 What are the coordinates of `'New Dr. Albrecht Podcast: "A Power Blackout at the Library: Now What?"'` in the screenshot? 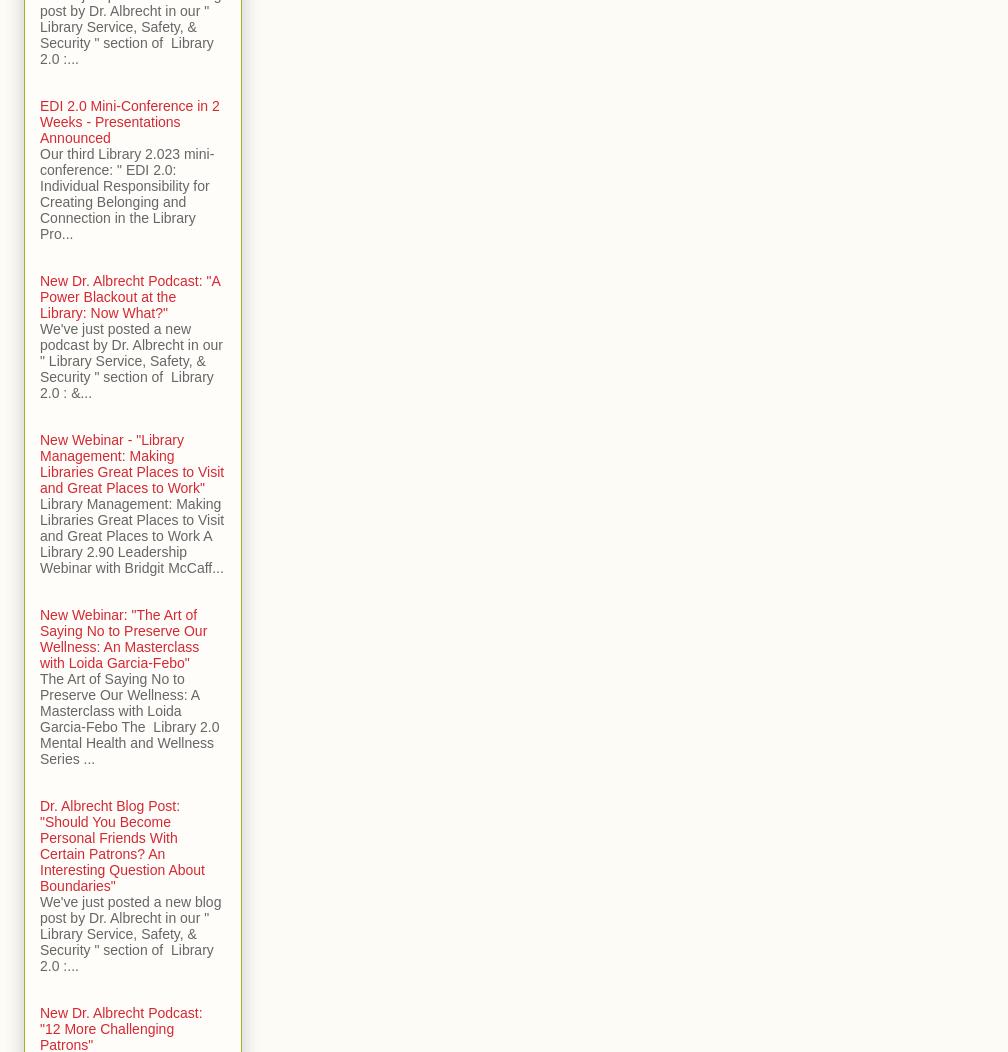 It's located at (130, 296).